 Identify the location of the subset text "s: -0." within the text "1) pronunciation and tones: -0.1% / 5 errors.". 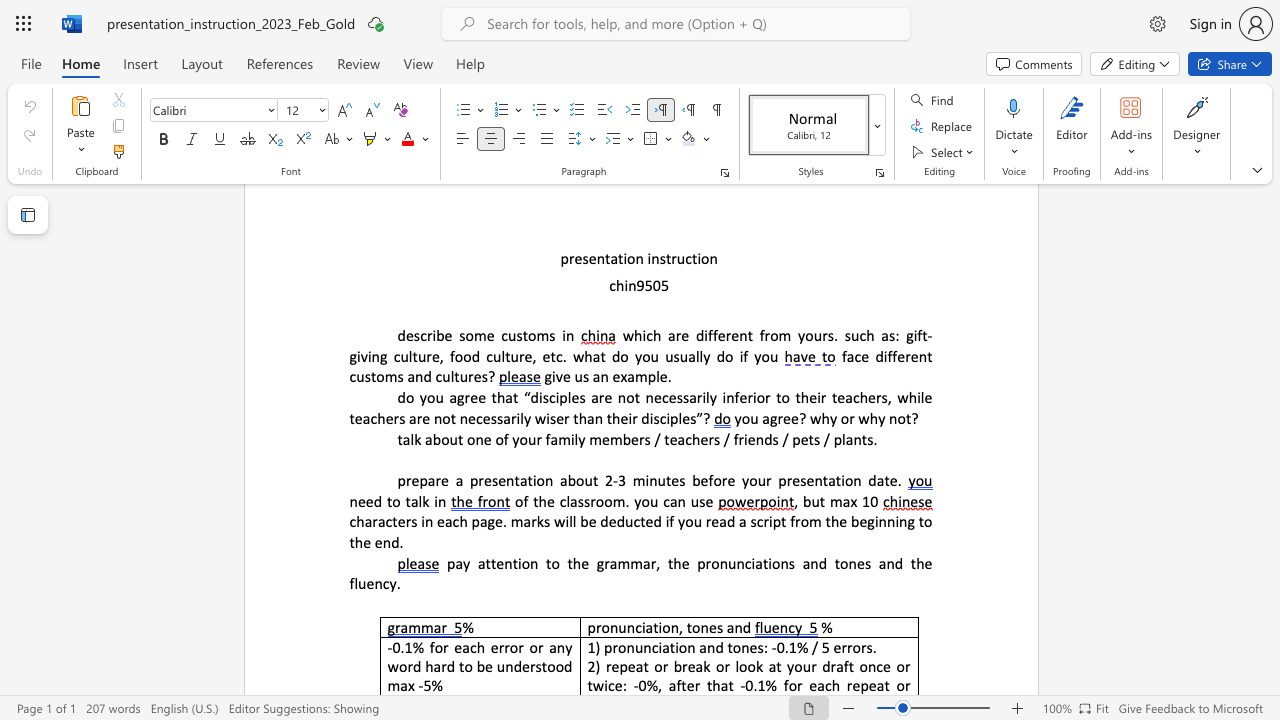
(756, 647).